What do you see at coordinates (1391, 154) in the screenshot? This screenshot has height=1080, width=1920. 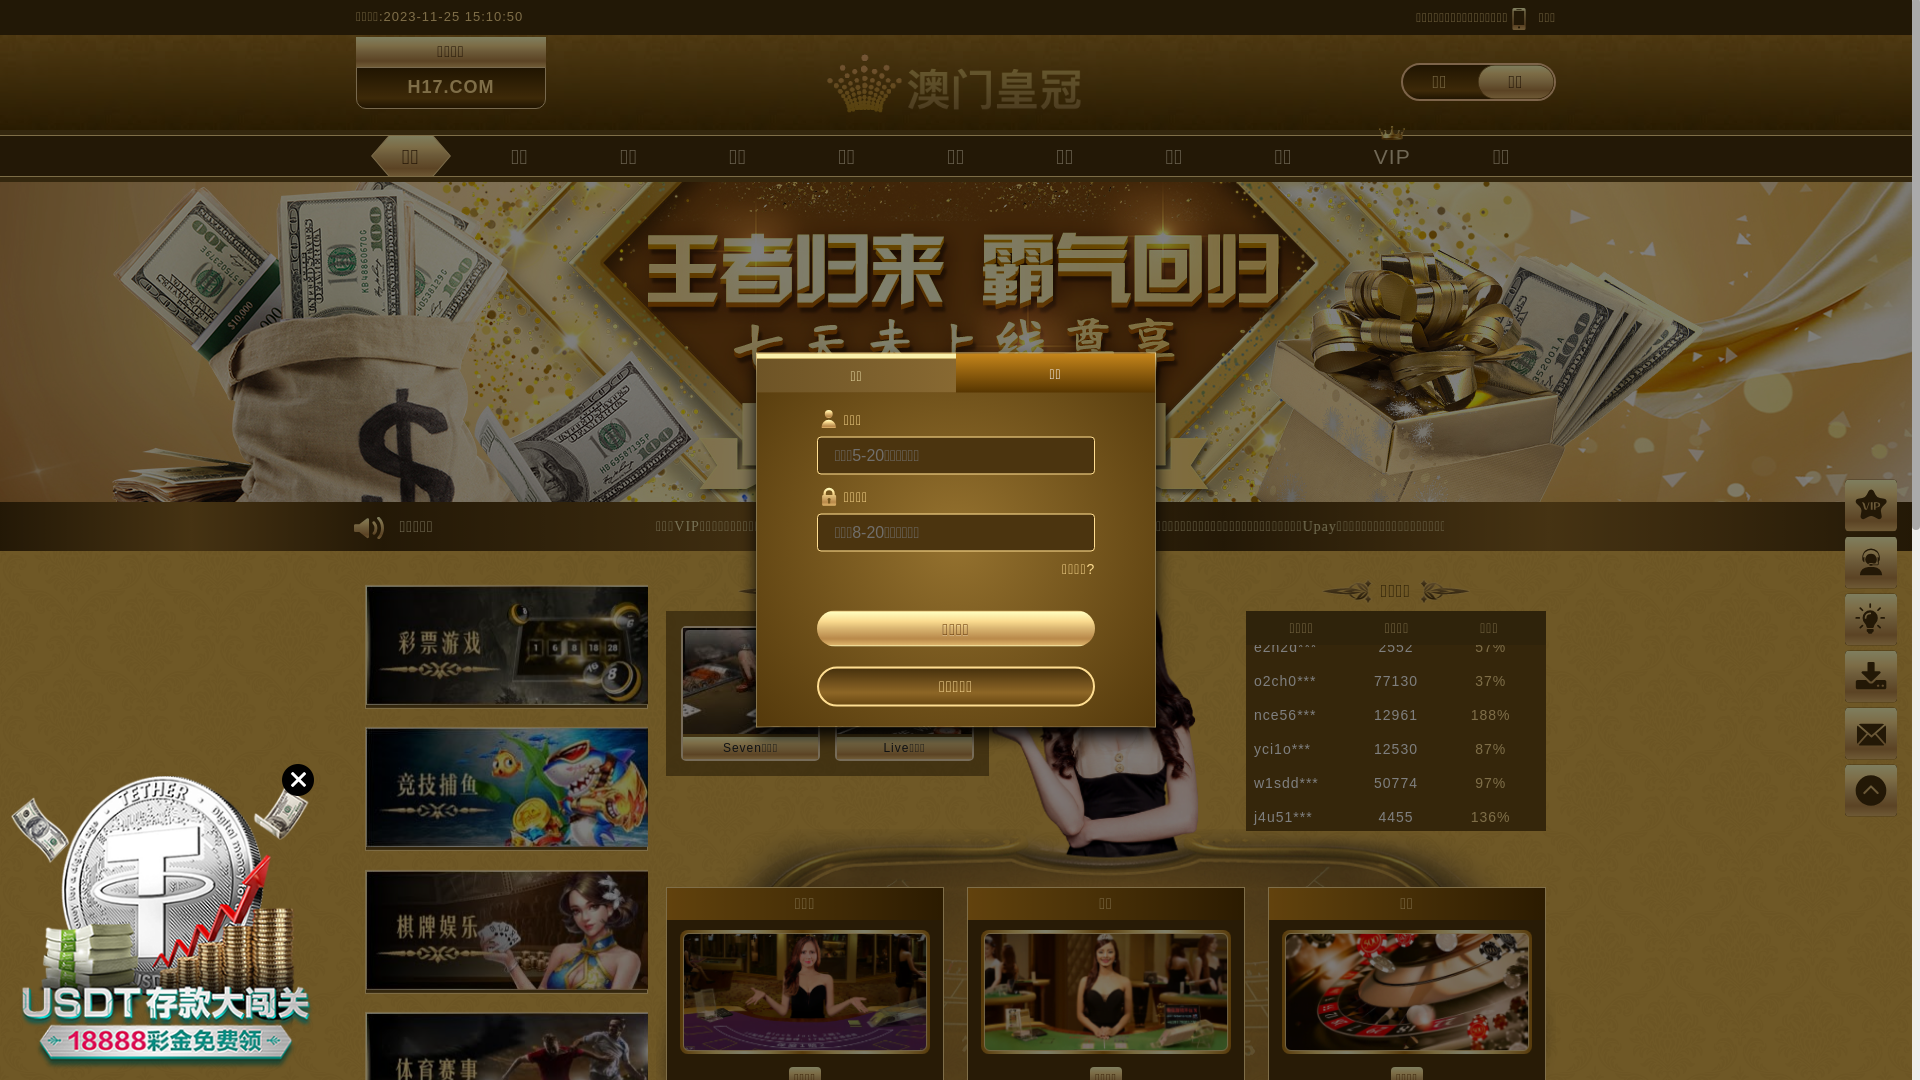 I see `'VIP'` at bounding box center [1391, 154].